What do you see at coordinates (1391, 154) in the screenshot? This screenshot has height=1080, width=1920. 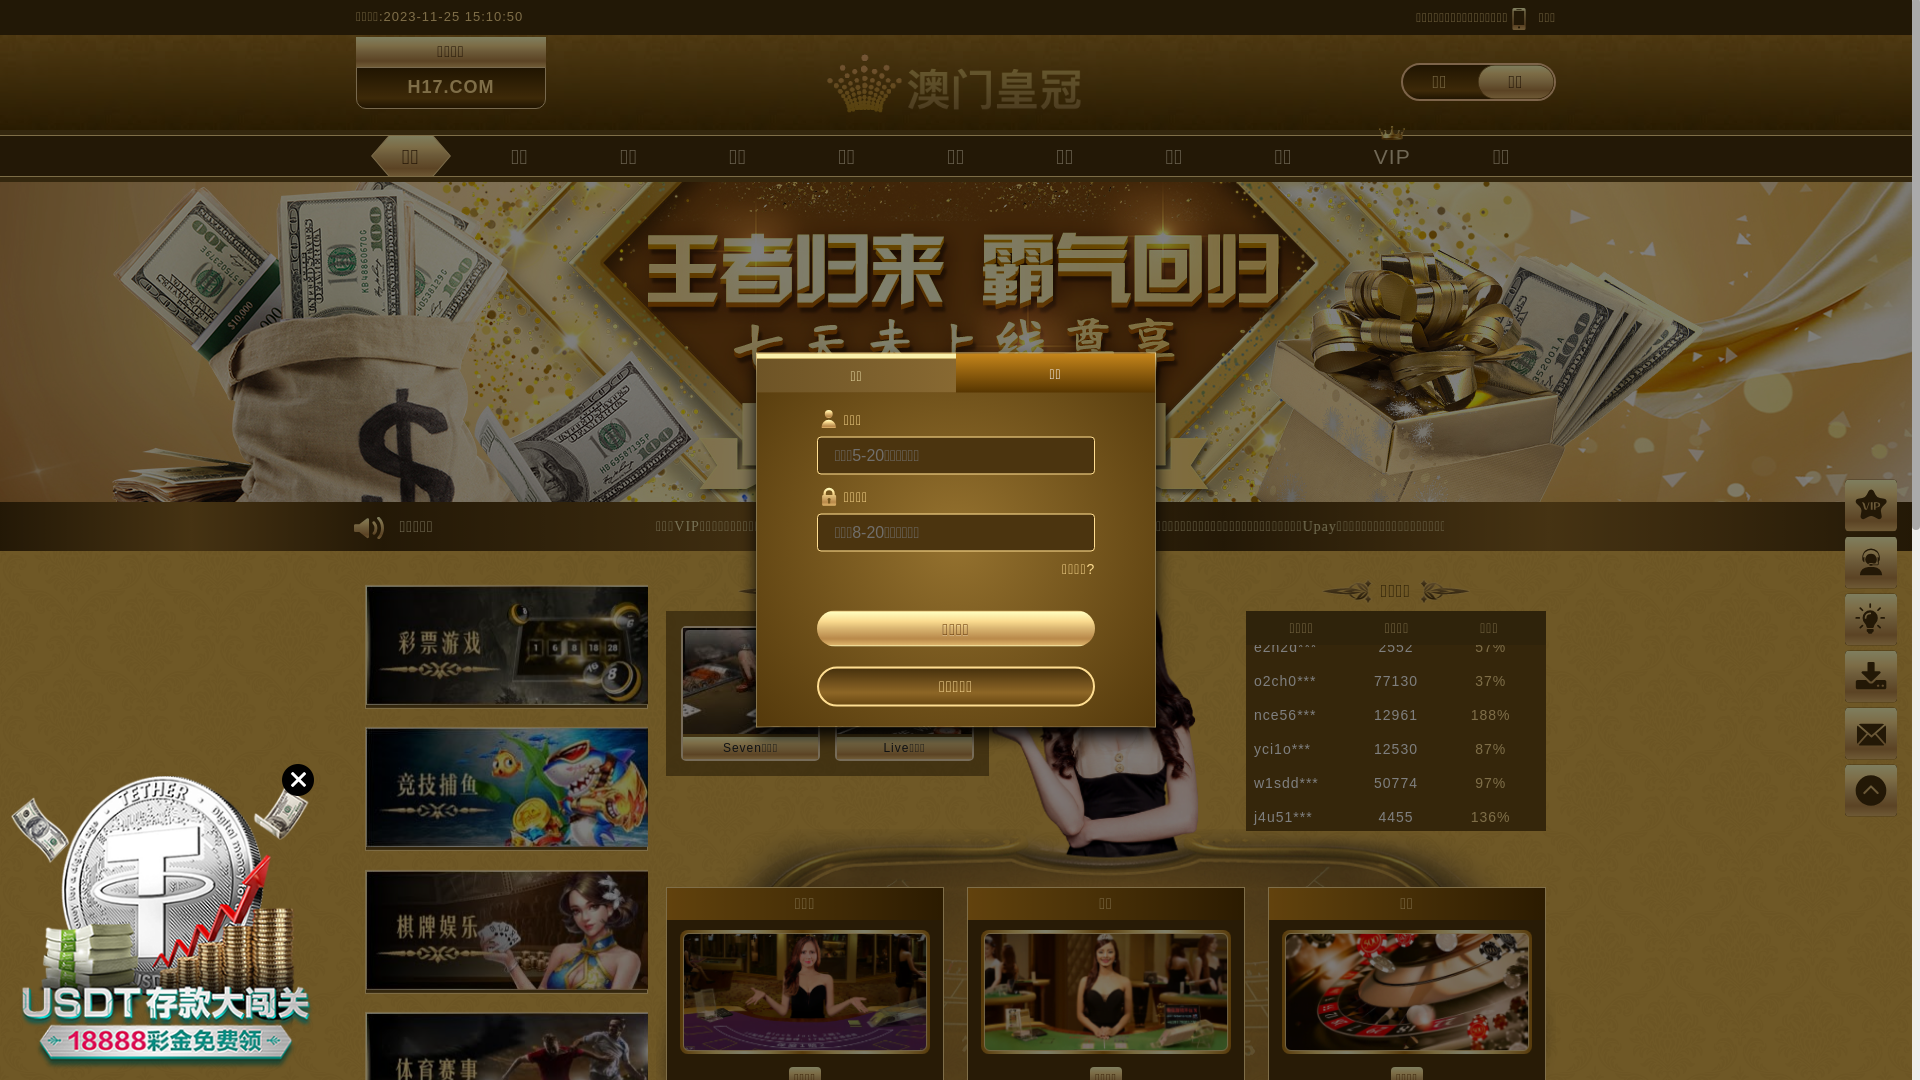 I see `'VIP'` at bounding box center [1391, 154].